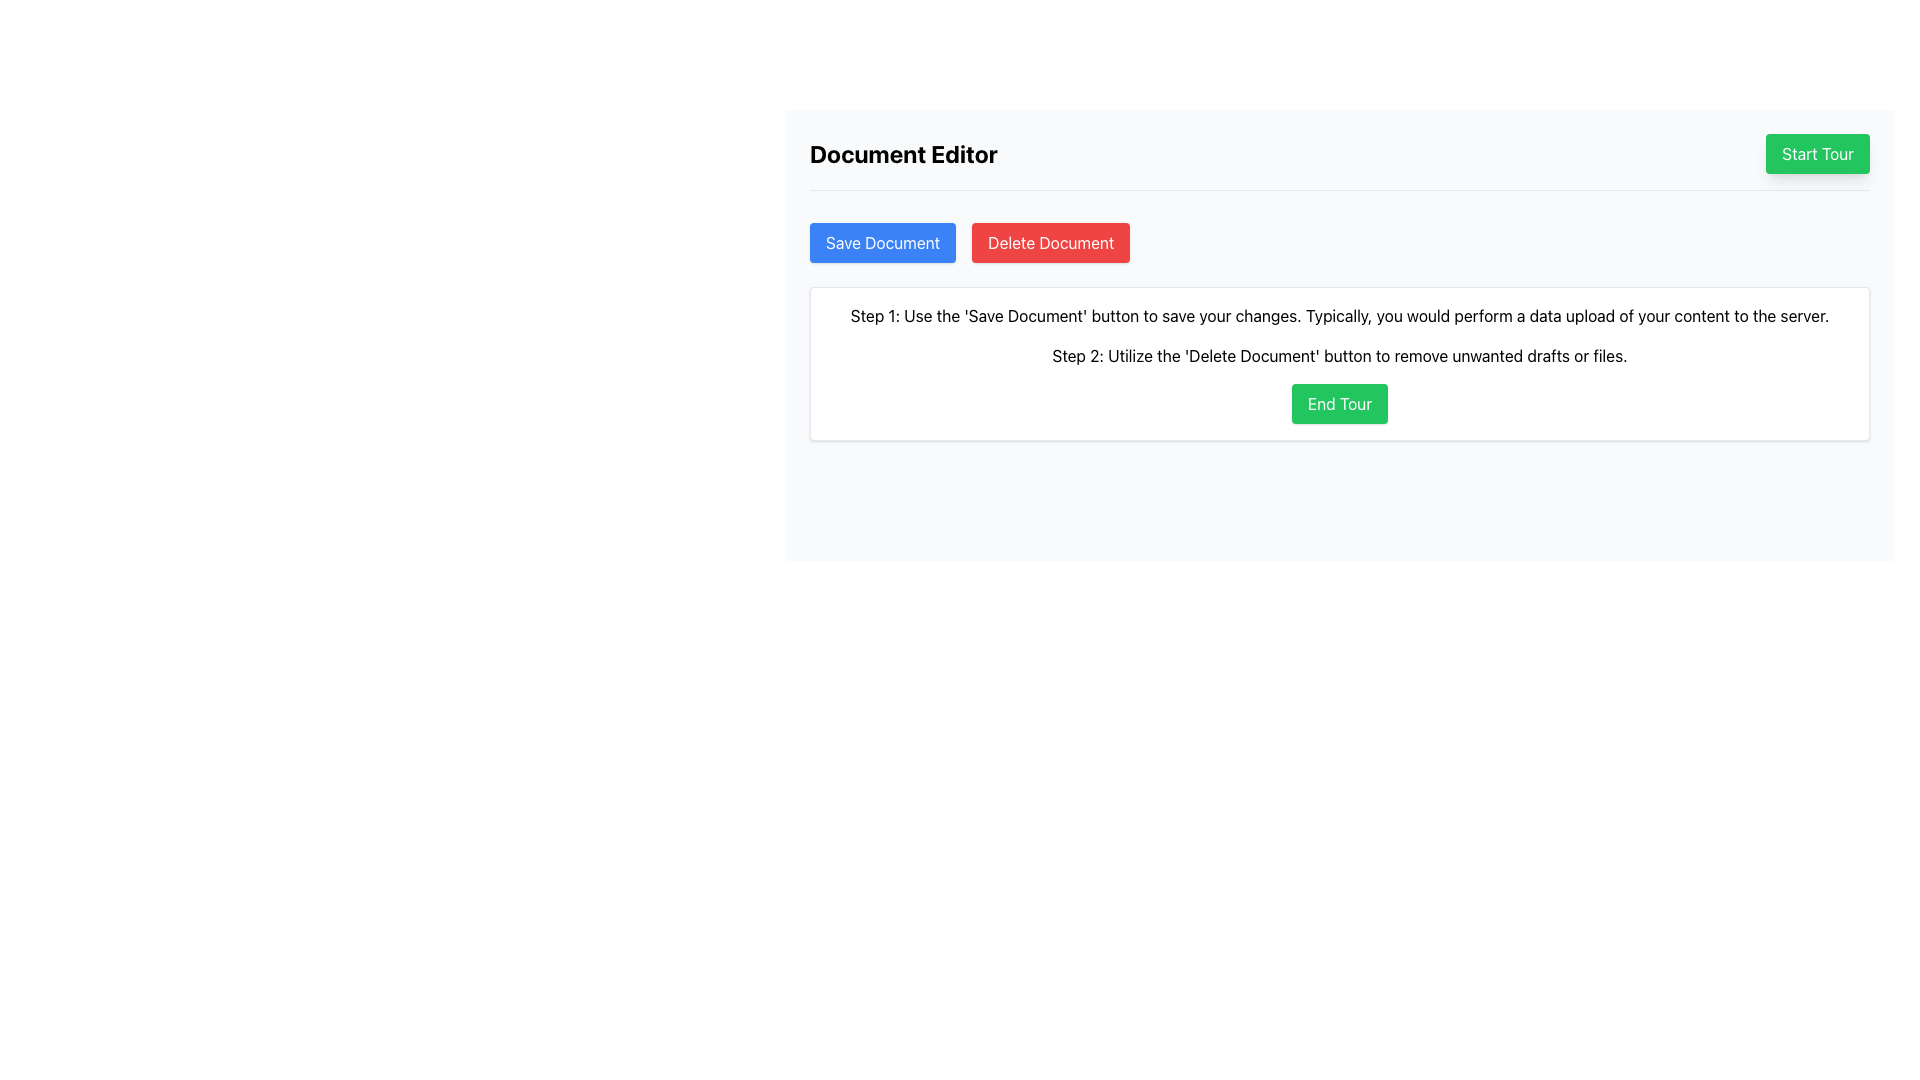  Describe the element at coordinates (902, 153) in the screenshot. I see `the static text element displaying 'Document Editor' at the top left of the interface` at that location.